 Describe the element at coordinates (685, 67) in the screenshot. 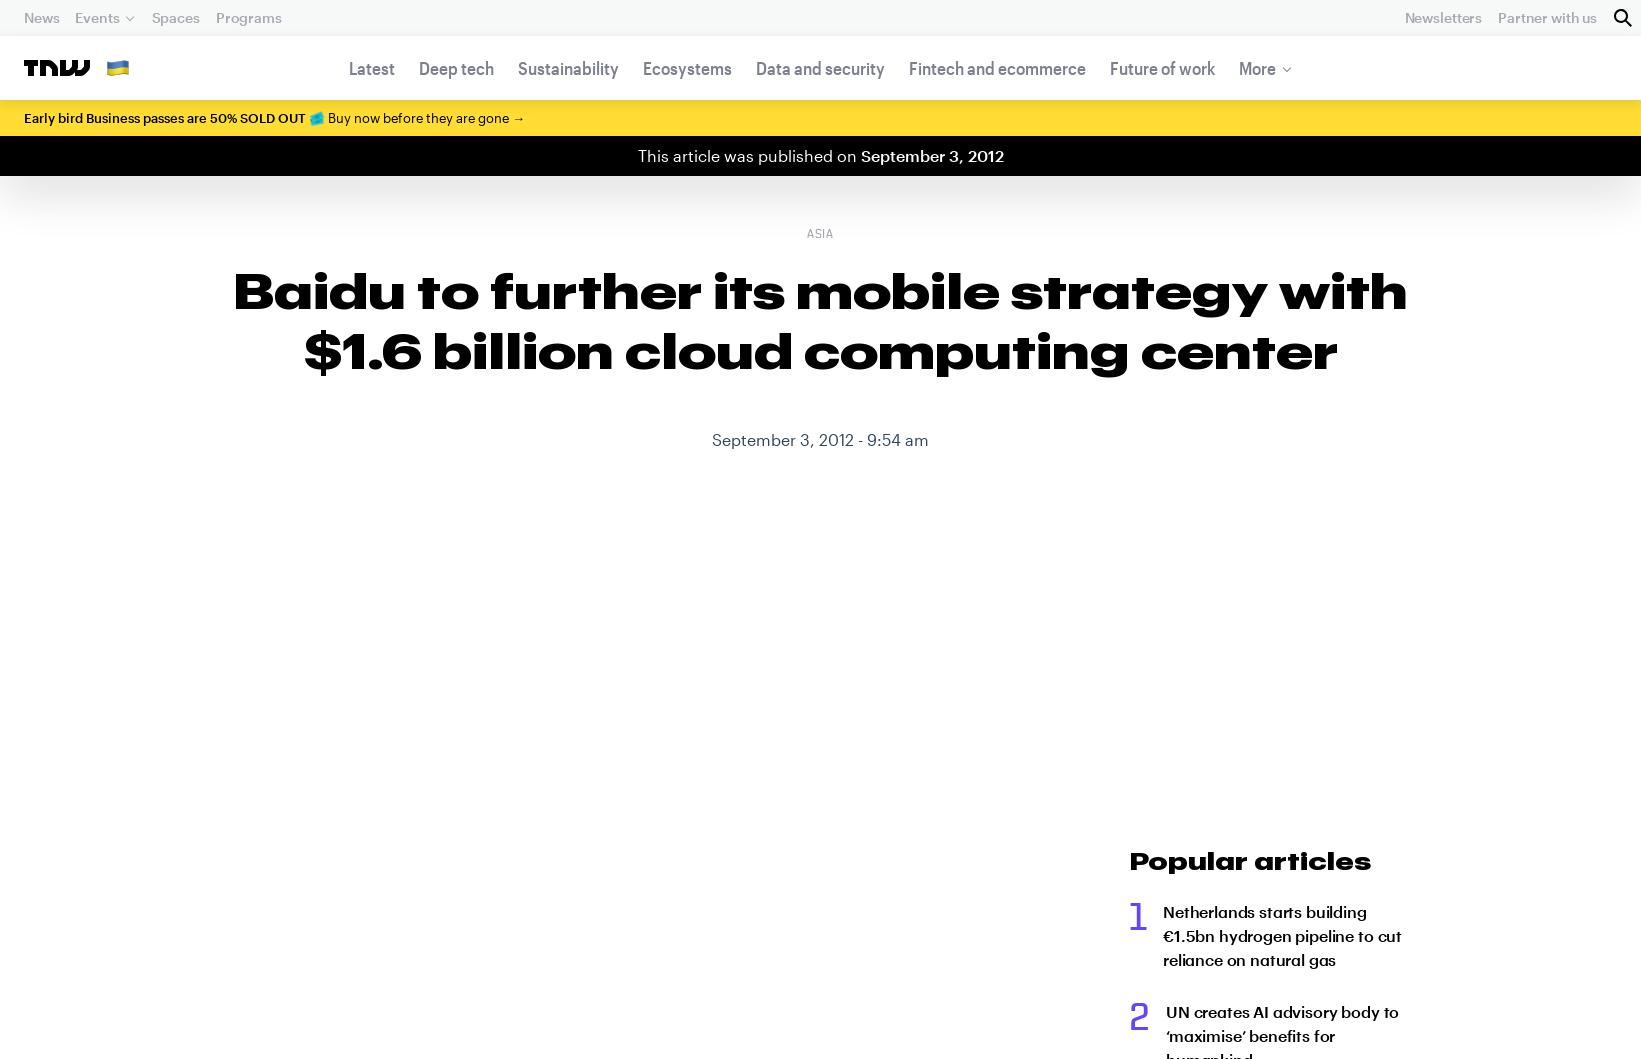

I see `'Ecosystems'` at that location.